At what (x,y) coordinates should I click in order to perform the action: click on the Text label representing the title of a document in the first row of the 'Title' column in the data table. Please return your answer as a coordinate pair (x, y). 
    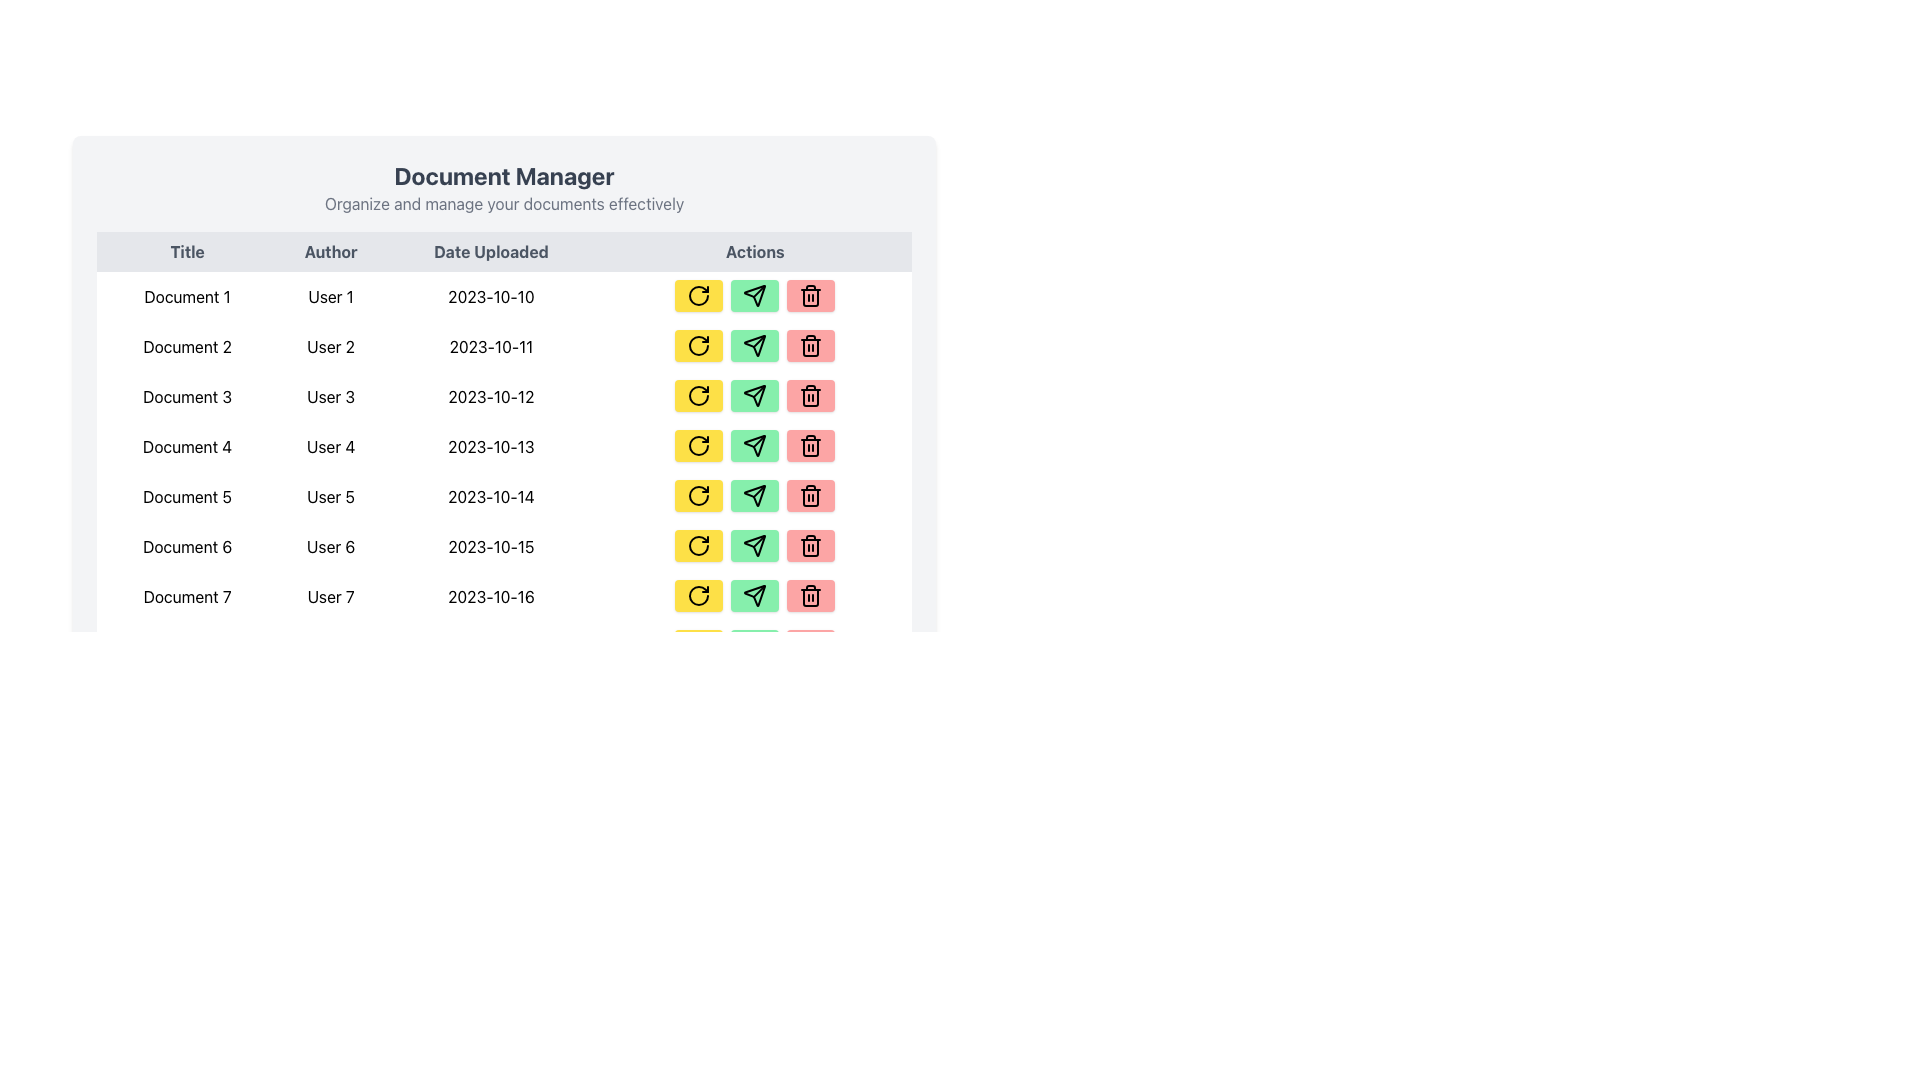
    Looking at the image, I should click on (187, 297).